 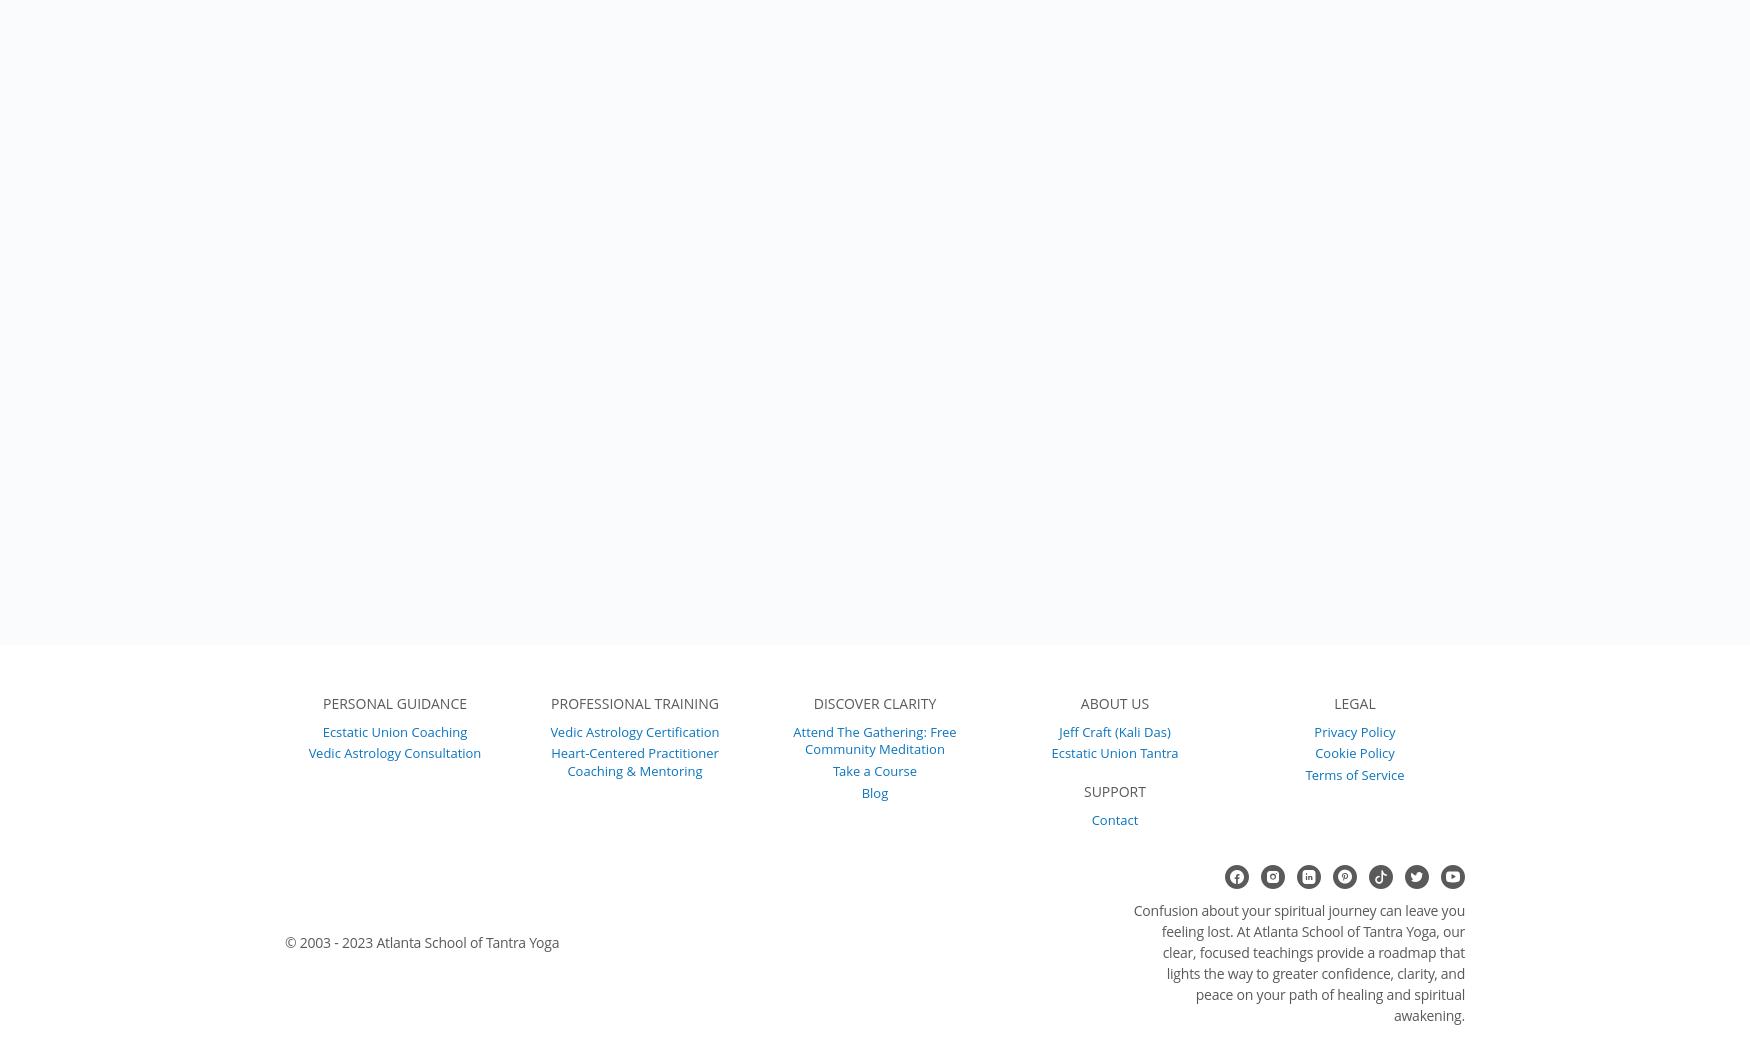 What do you see at coordinates (393, 702) in the screenshot?
I see `'PERSONAL GUIDANCE'` at bounding box center [393, 702].